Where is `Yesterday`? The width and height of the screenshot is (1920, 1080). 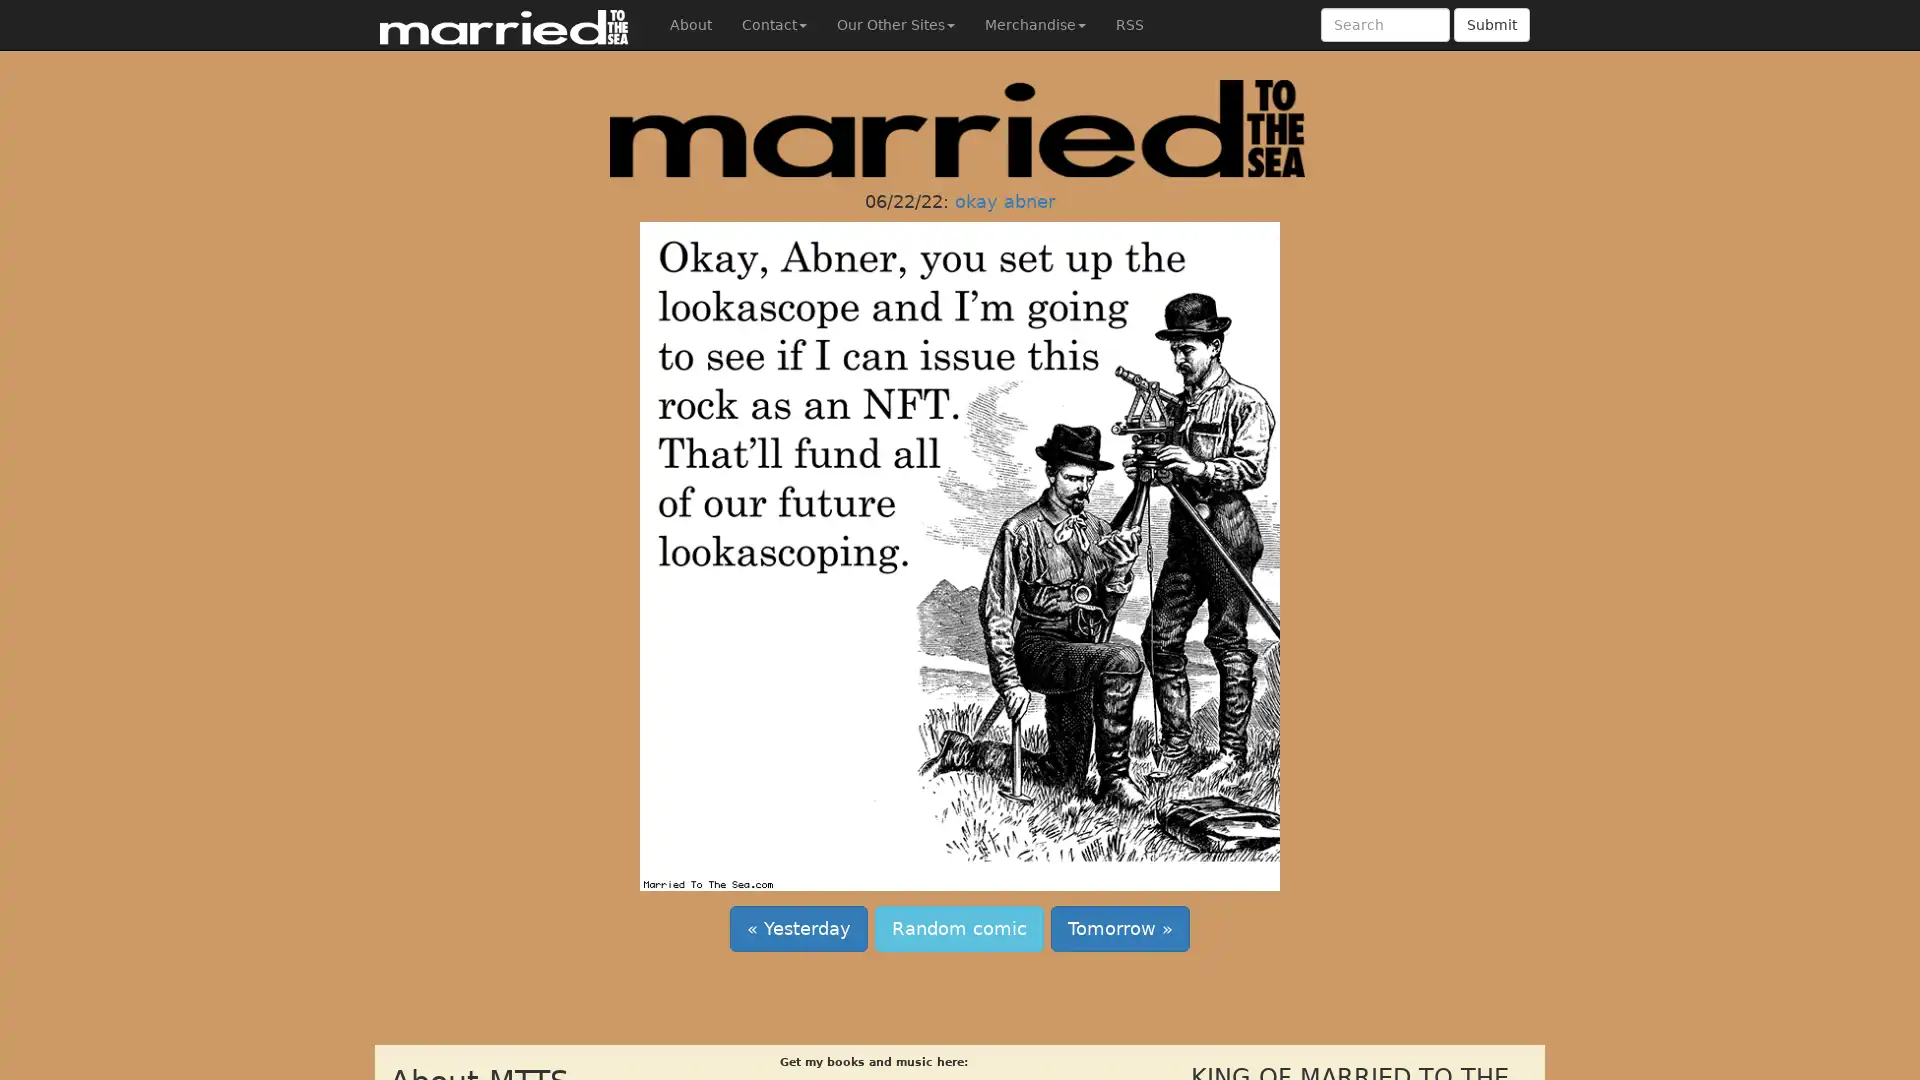 Yesterday is located at coordinates (797, 929).